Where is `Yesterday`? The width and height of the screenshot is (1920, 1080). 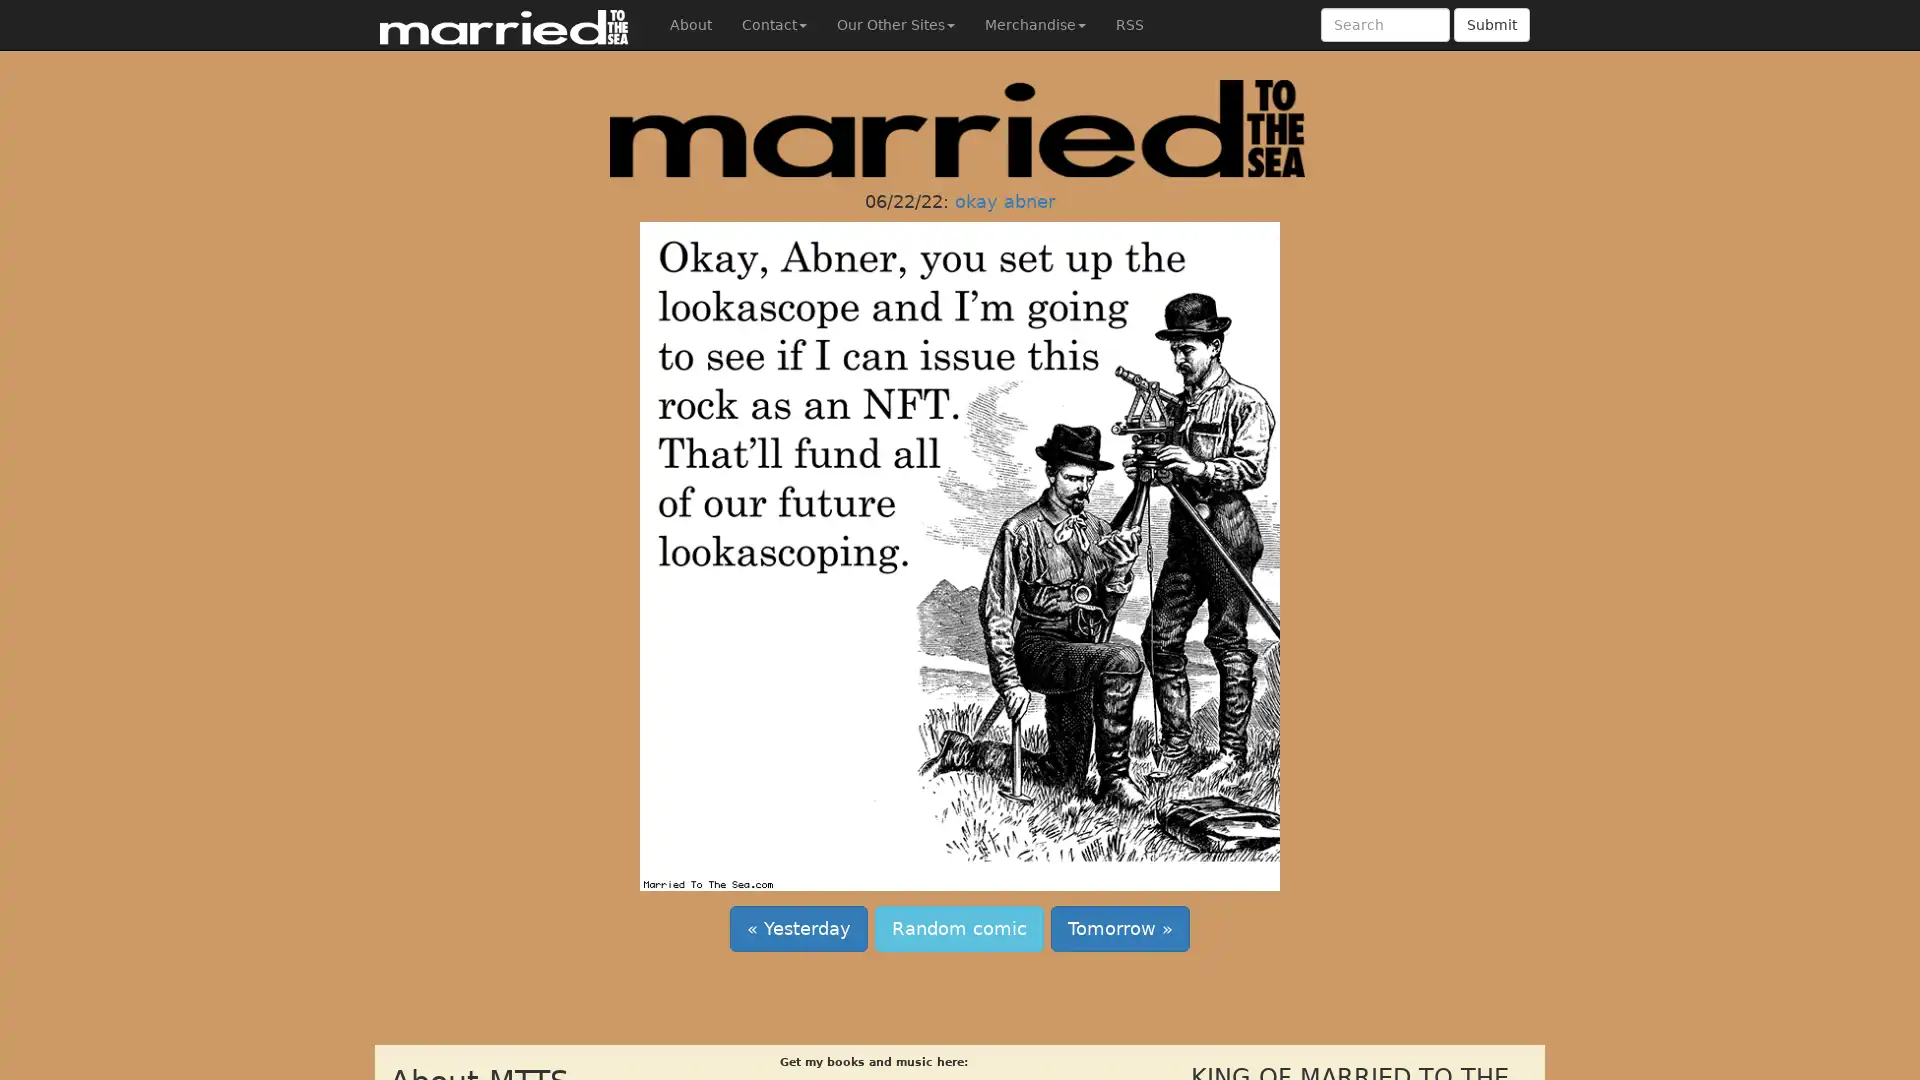 Yesterday is located at coordinates (797, 929).